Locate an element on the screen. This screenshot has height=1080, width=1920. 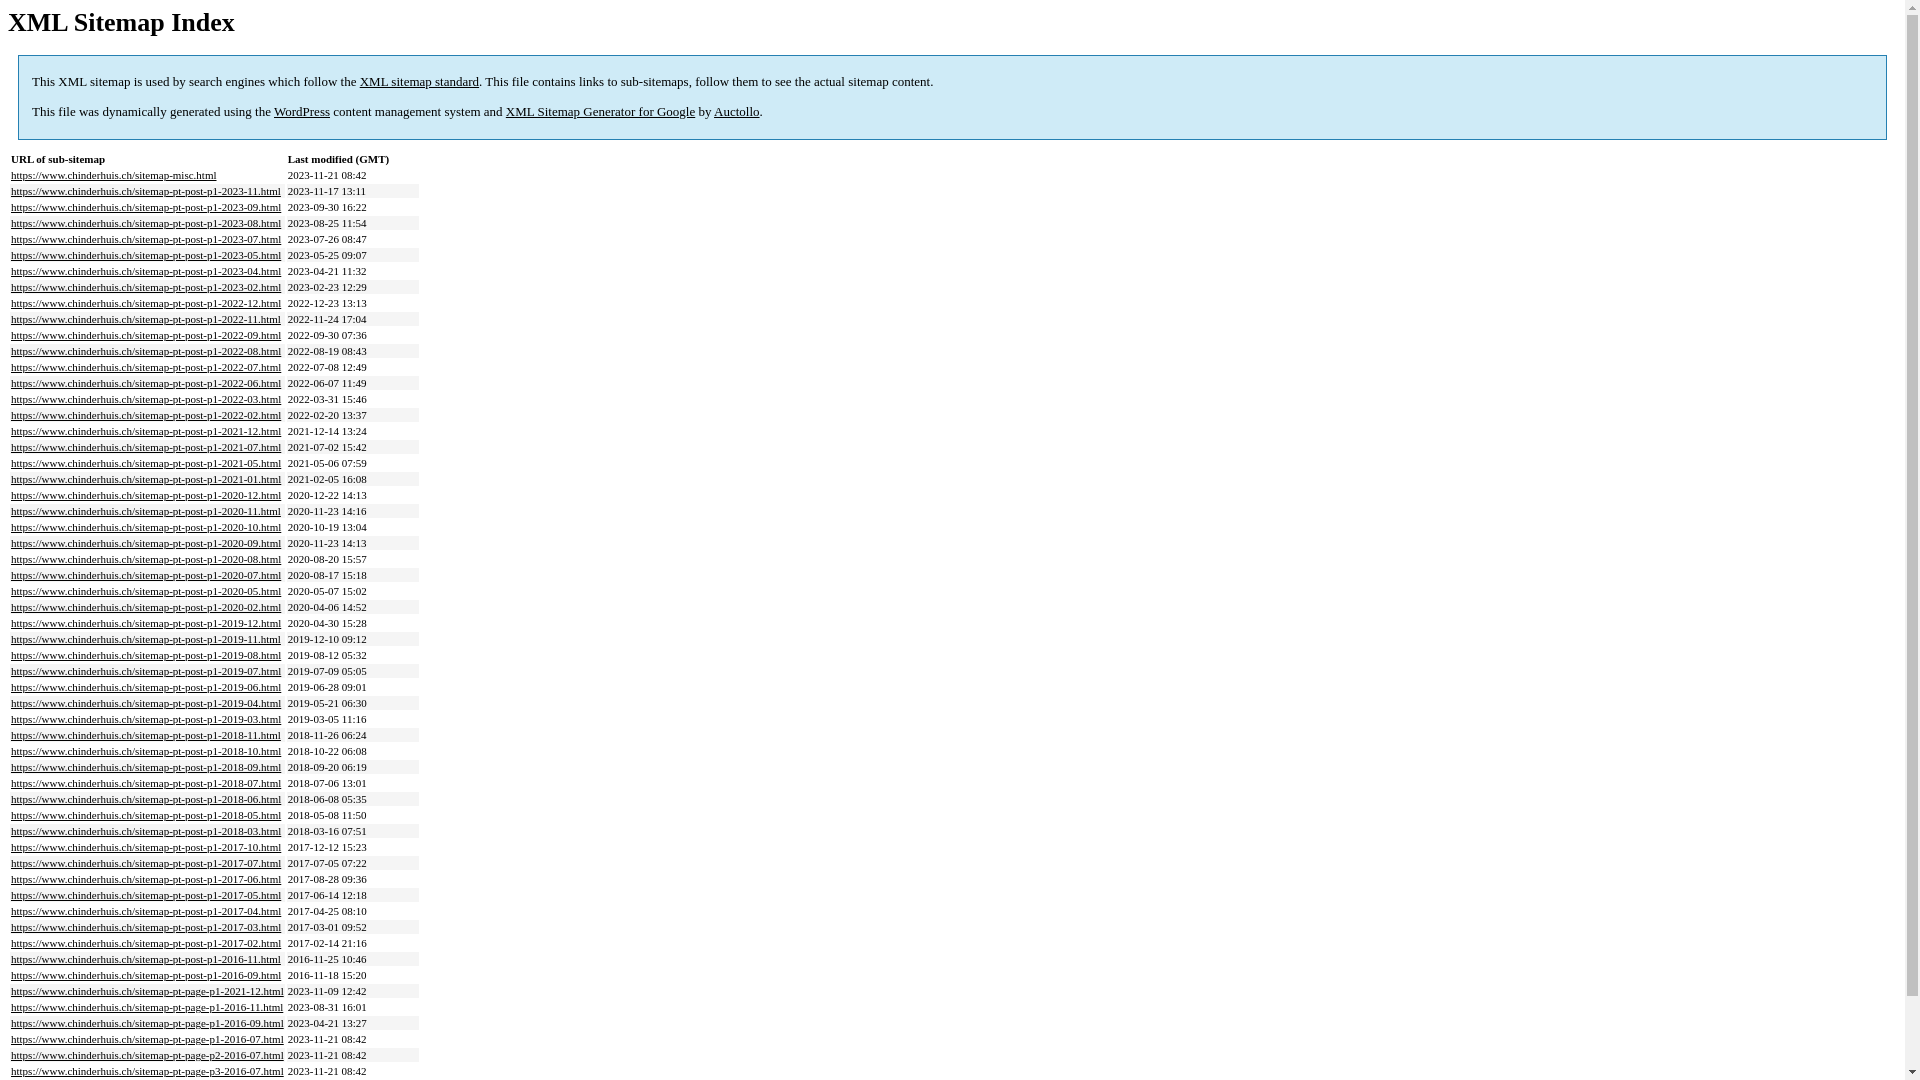
'https://www.chinderhuis.ch/sitemap-pt-post-p1-2018-09.html' is located at coordinates (144, 766).